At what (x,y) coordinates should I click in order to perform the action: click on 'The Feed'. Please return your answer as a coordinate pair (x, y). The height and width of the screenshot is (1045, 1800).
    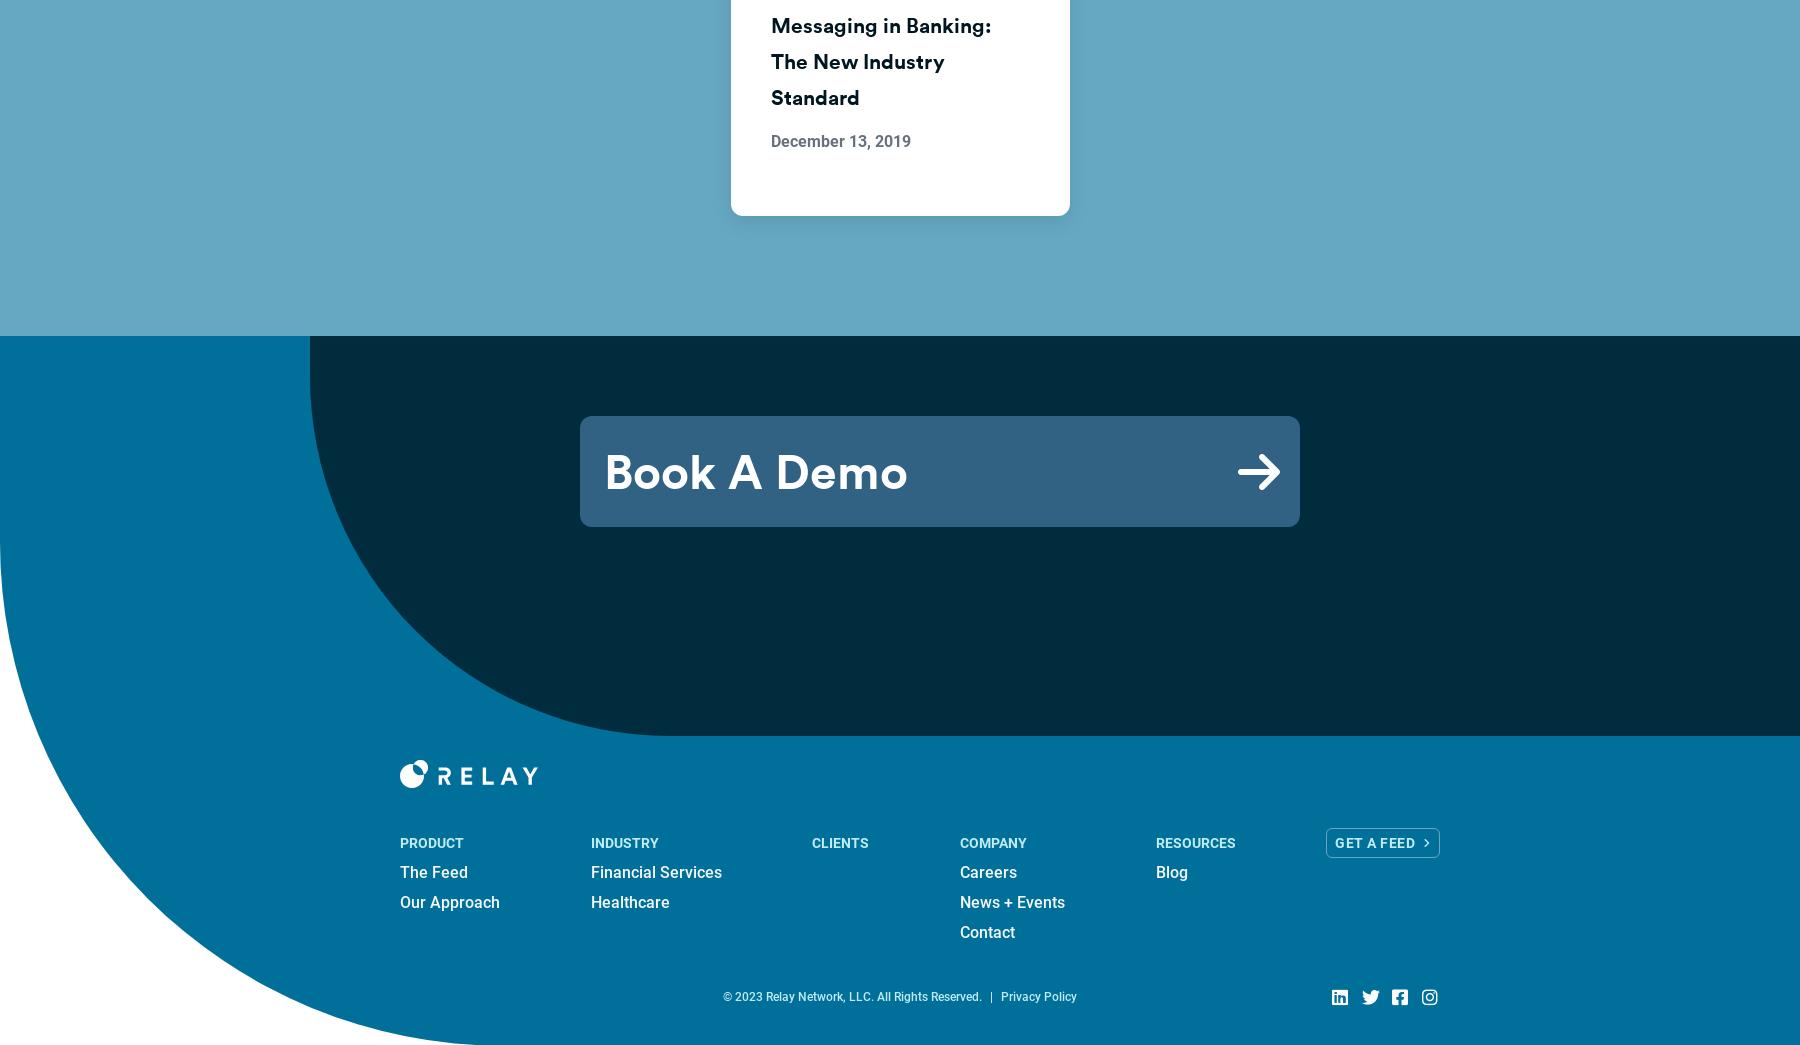
    Looking at the image, I should click on (399, 872).